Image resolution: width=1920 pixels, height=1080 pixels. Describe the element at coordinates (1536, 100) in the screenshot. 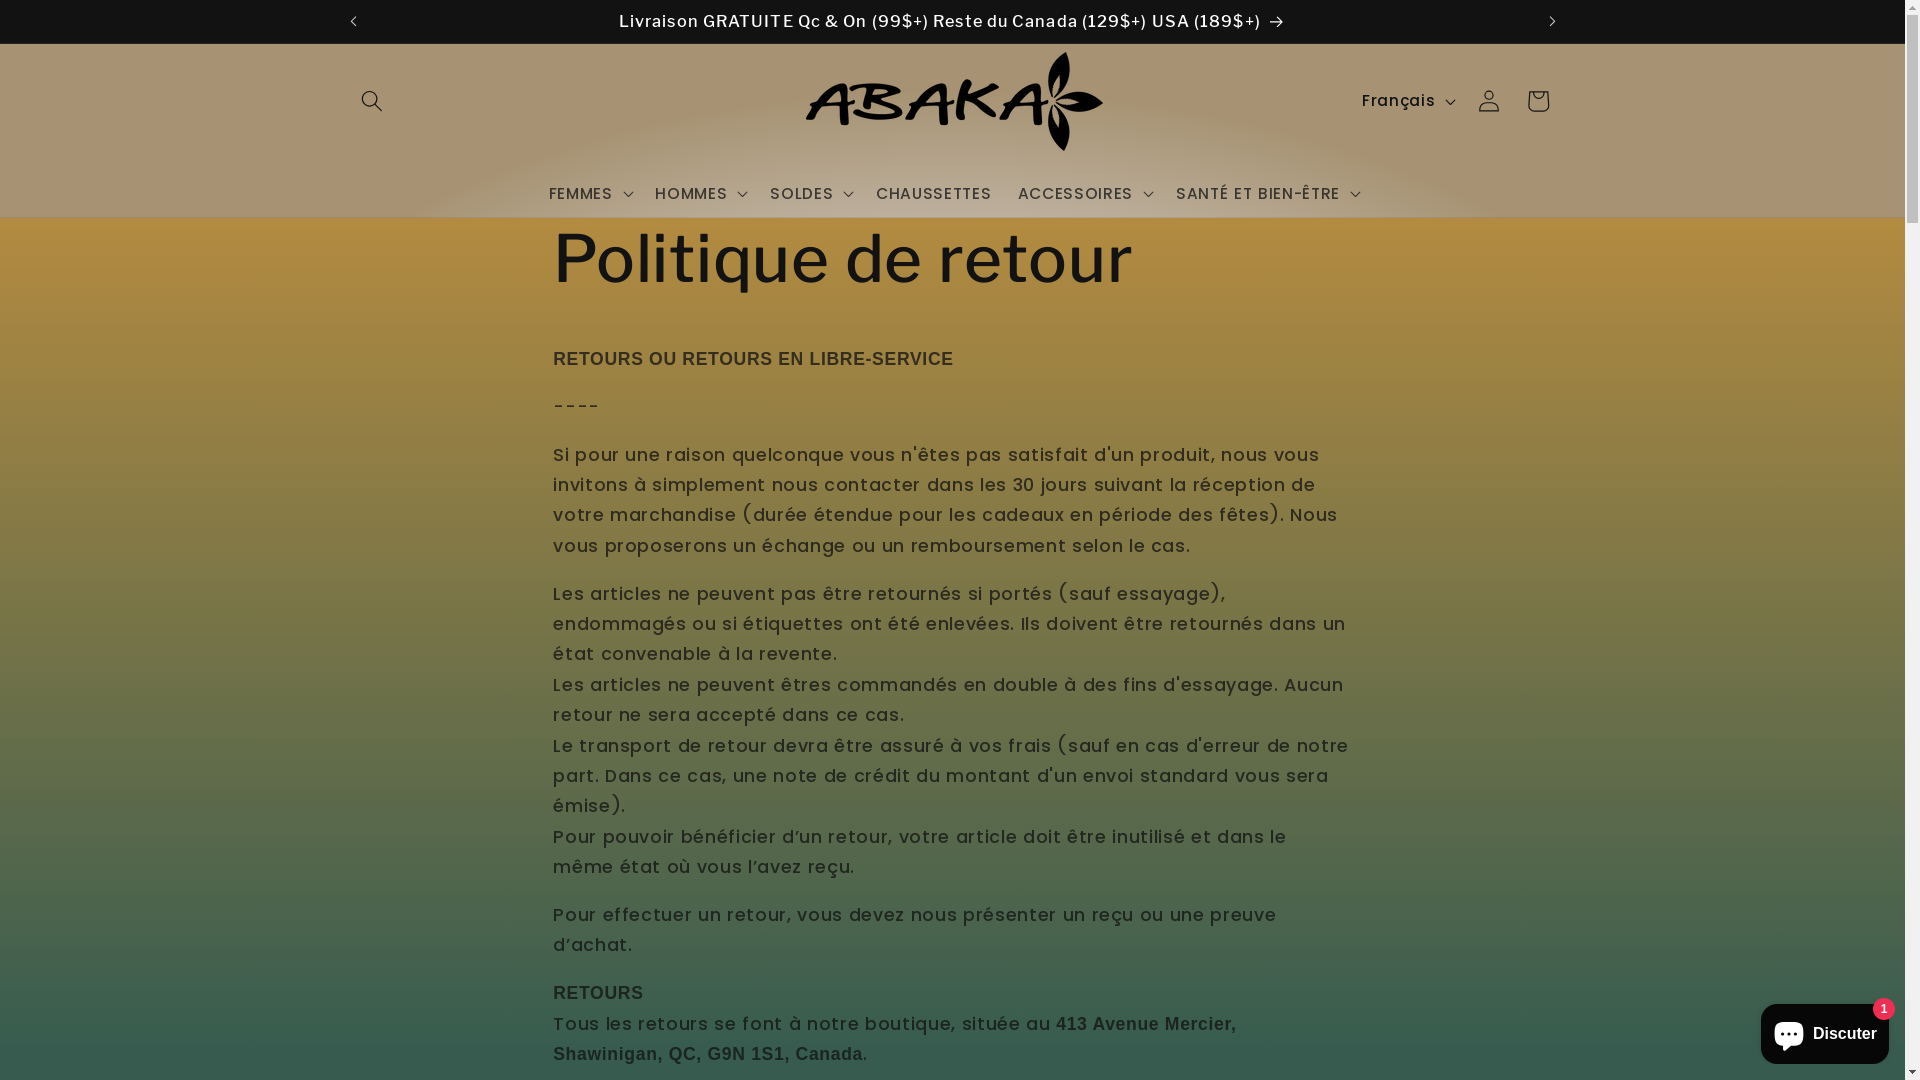

I see `'Panier'` at that location.